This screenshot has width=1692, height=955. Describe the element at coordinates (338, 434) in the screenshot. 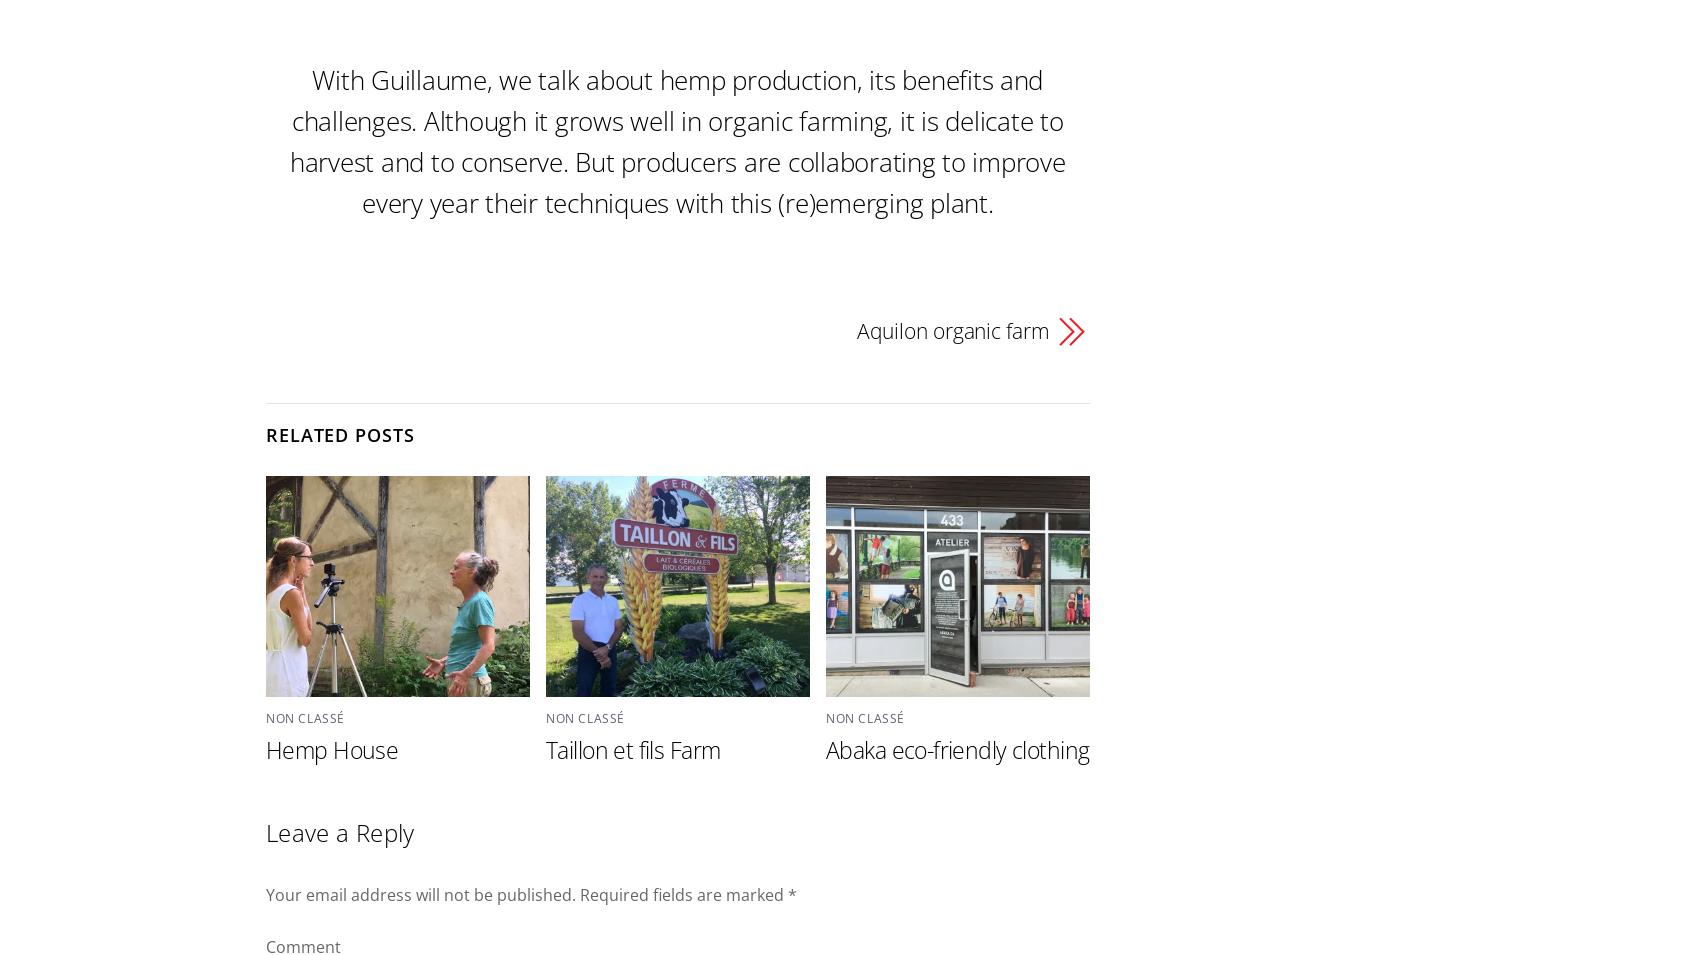

I see `'Related Posts'` at that location.